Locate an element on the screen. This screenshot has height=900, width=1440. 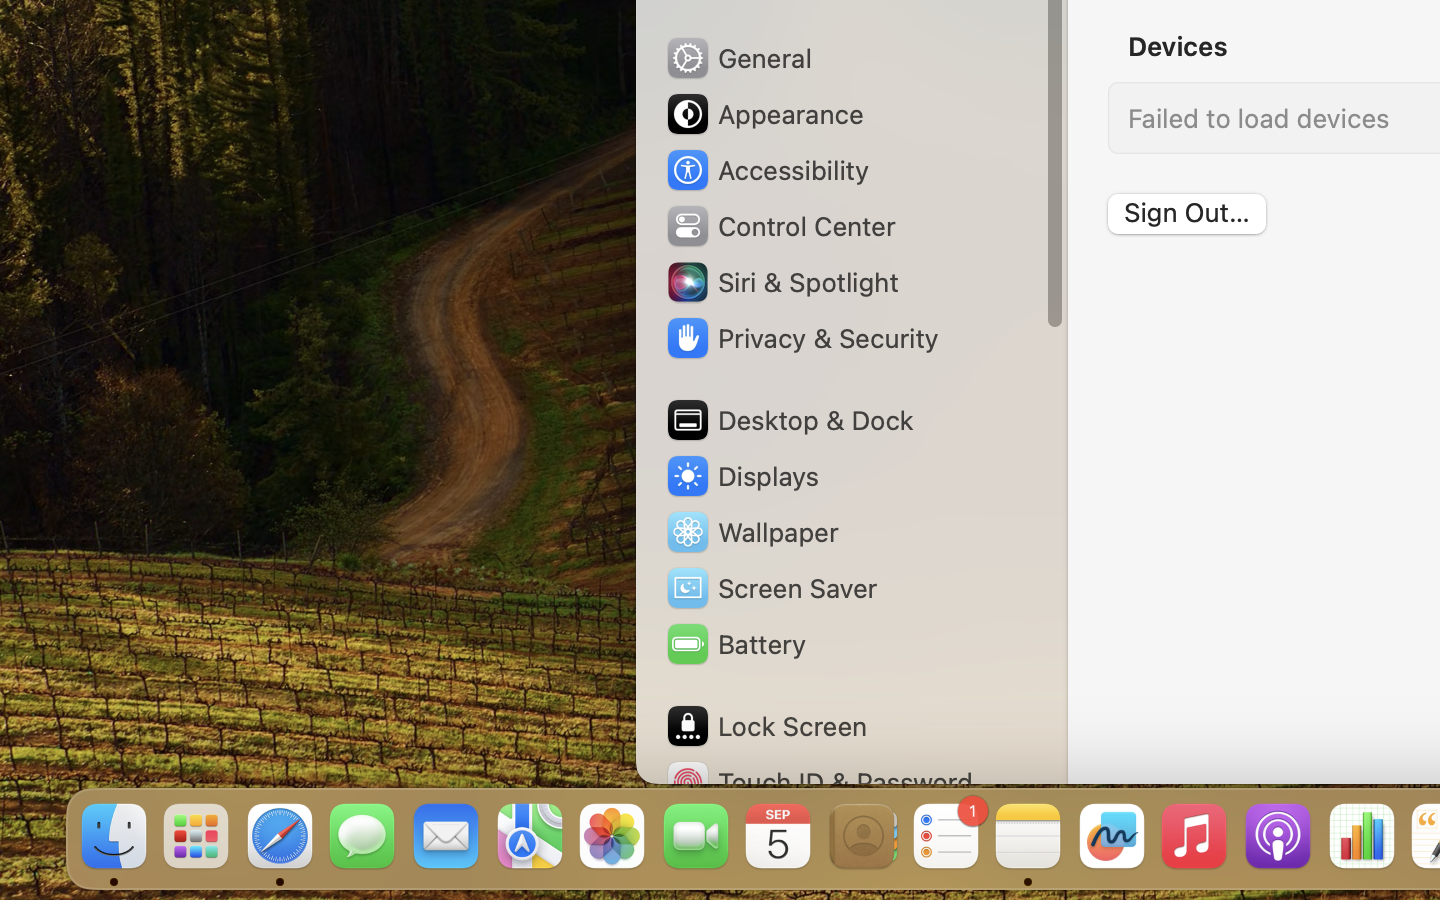
'Lock Screen' is located at coordinates (764, 725).